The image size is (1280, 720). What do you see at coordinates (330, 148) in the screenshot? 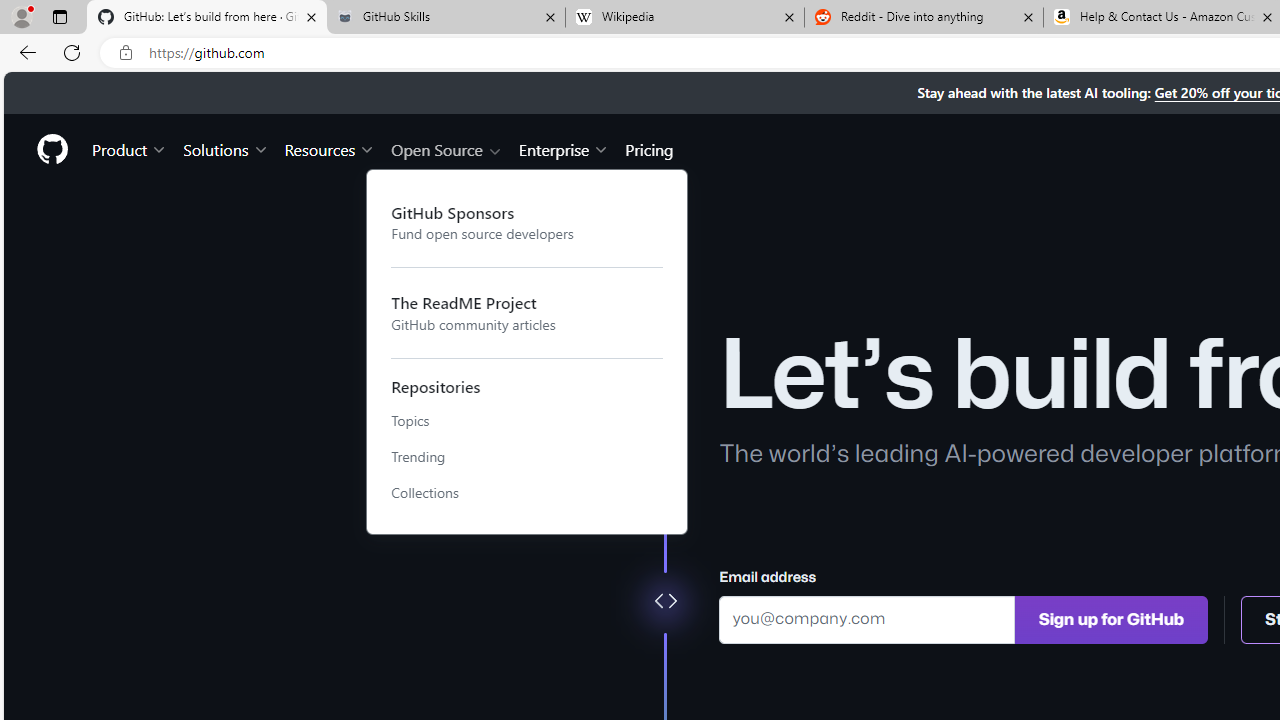
I see `'Resources'` at bounding box center [330, 148].